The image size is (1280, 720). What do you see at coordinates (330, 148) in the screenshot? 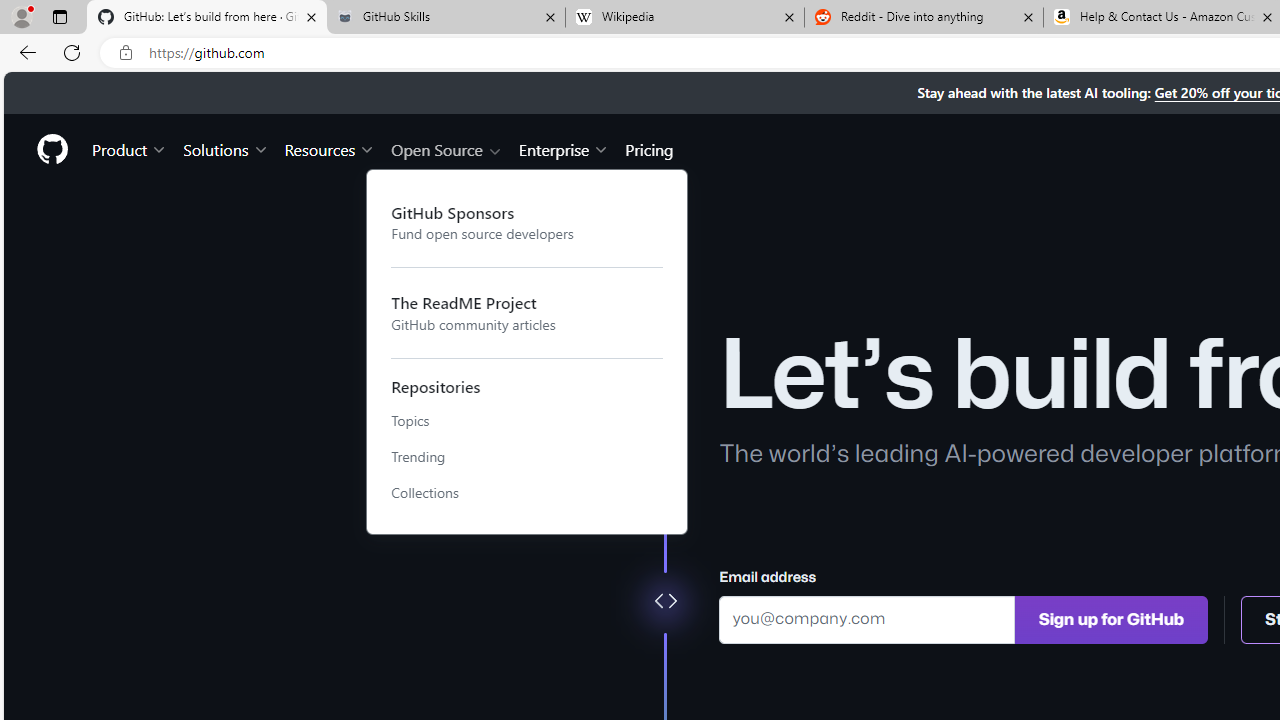
I see `'Resources'` at bounding box center [330, 148].